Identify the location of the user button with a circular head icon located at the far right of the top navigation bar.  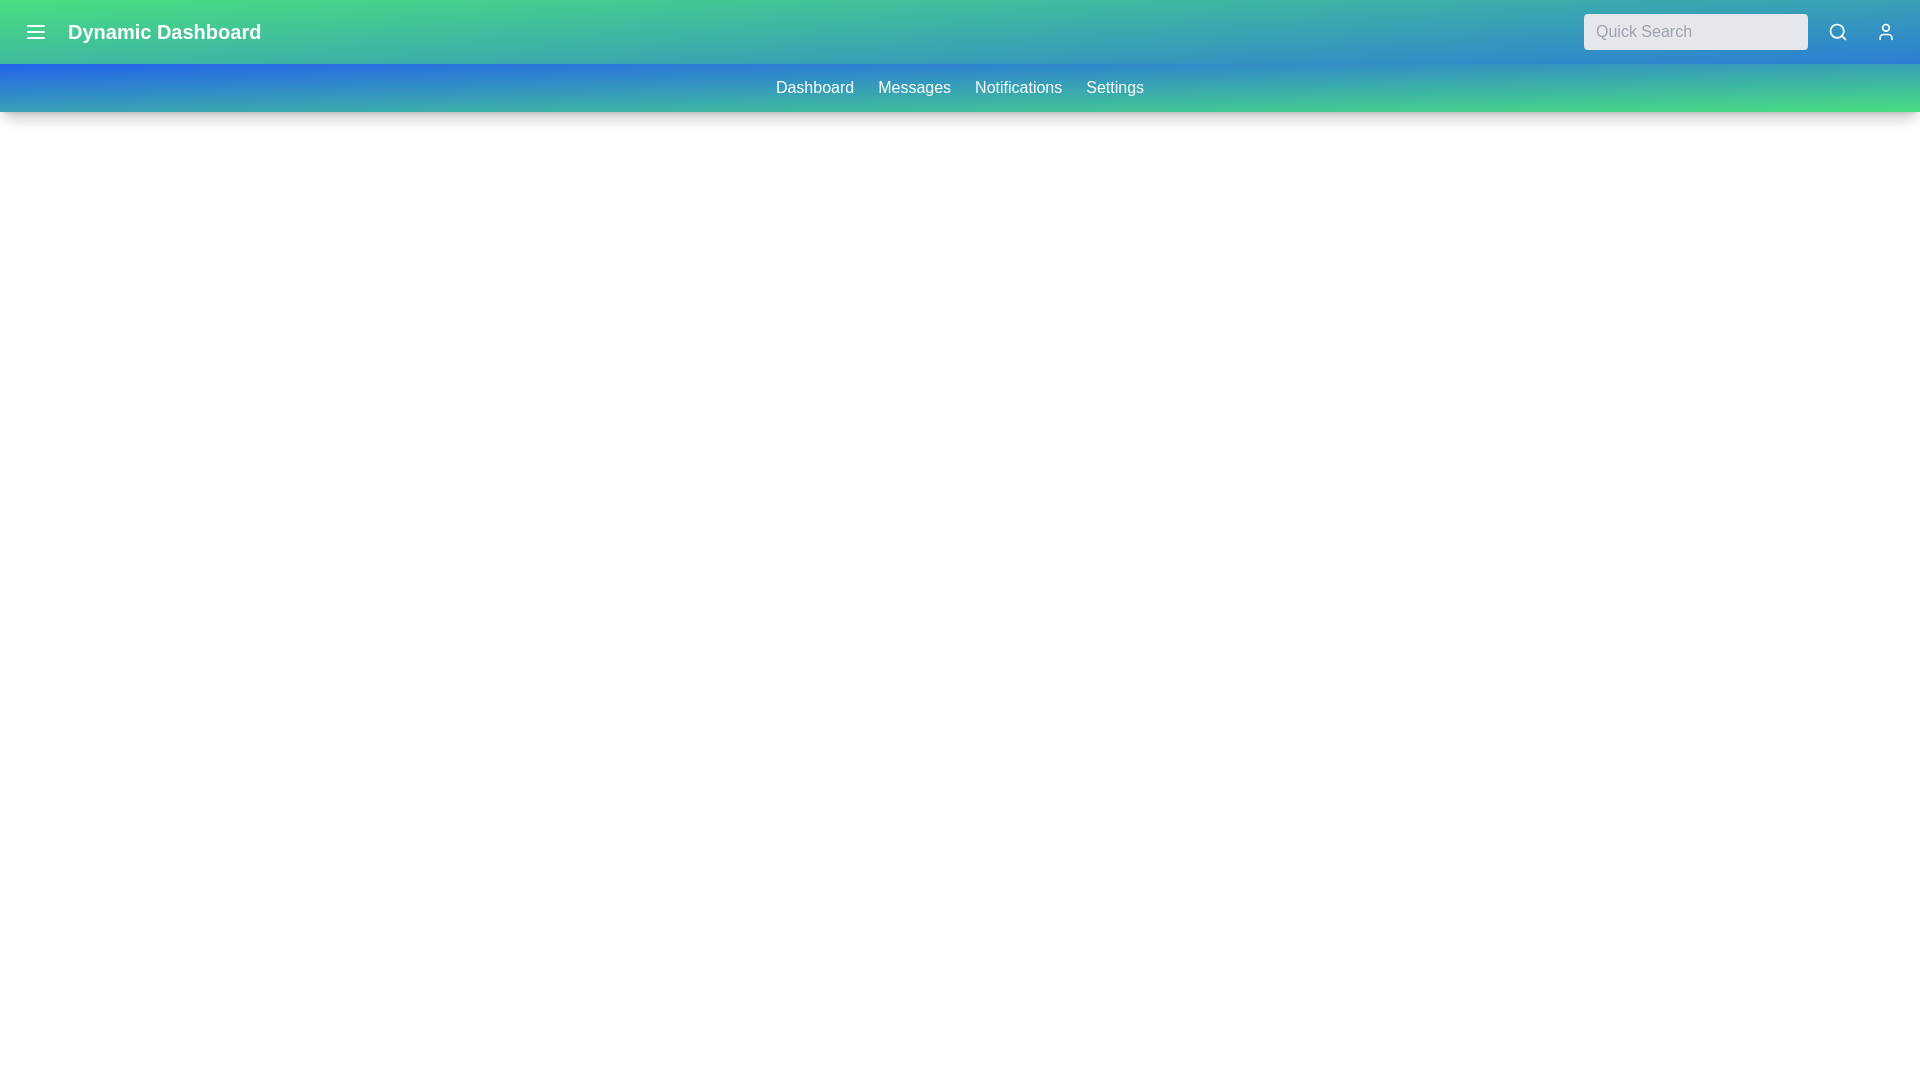
(1885, 31).